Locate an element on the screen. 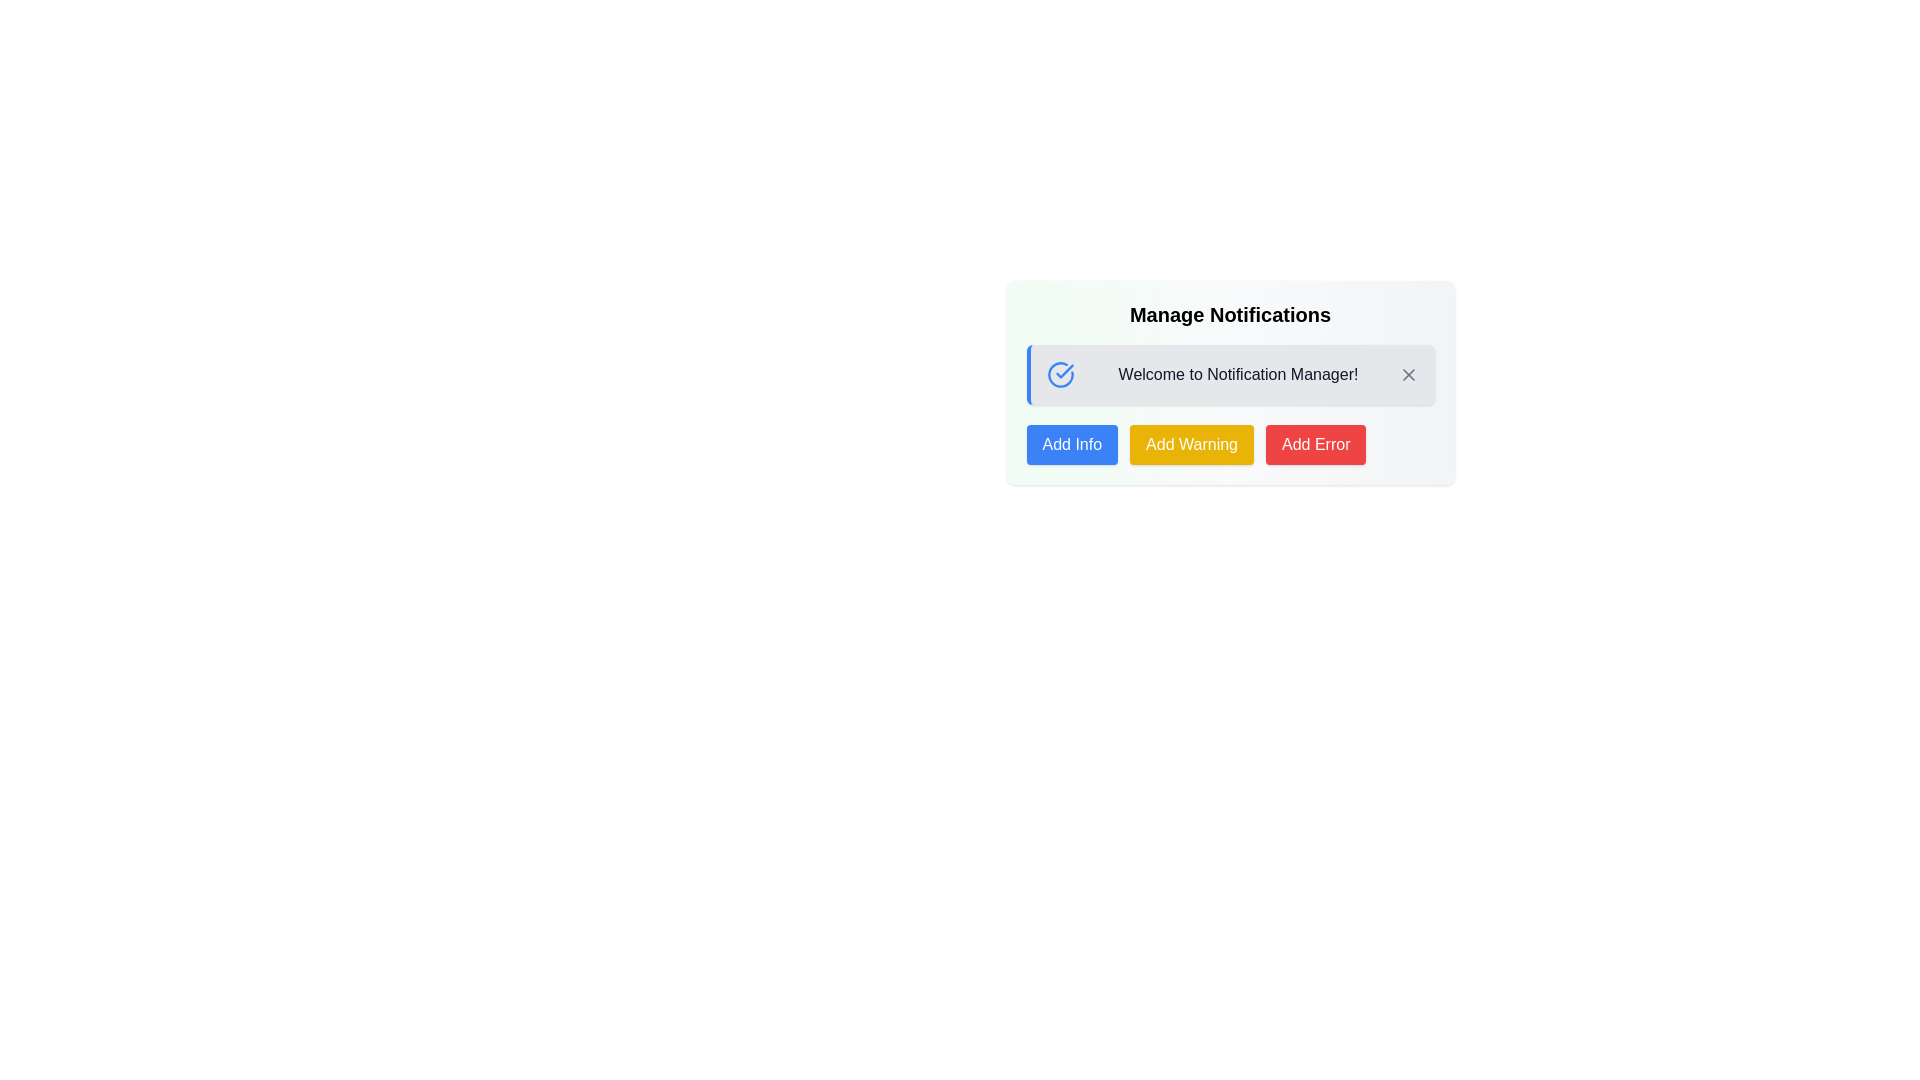 This screenshot has height=1080, width=1920. the third button in the 'Manage Notifications' card is located at coordinates (1316, 443).